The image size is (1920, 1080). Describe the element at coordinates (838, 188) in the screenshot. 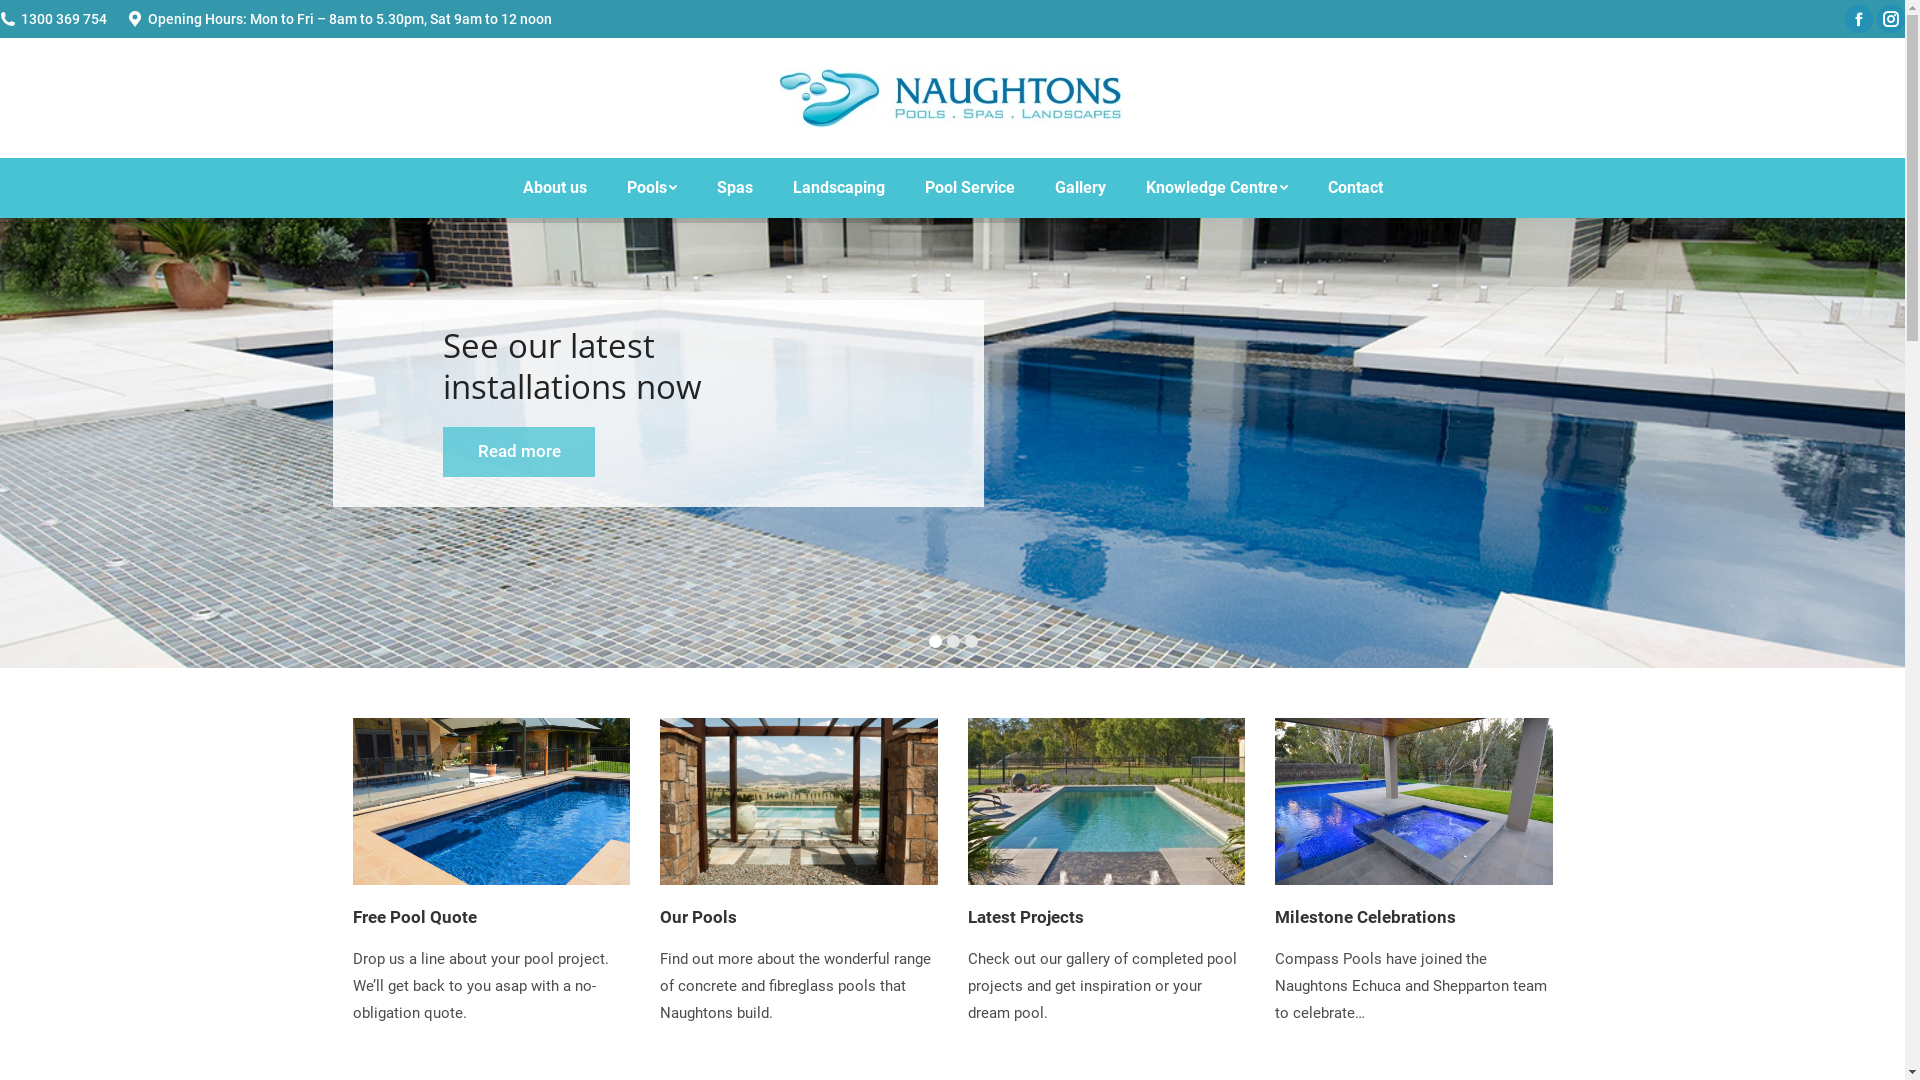

I see `'Landscaping'` at that location.